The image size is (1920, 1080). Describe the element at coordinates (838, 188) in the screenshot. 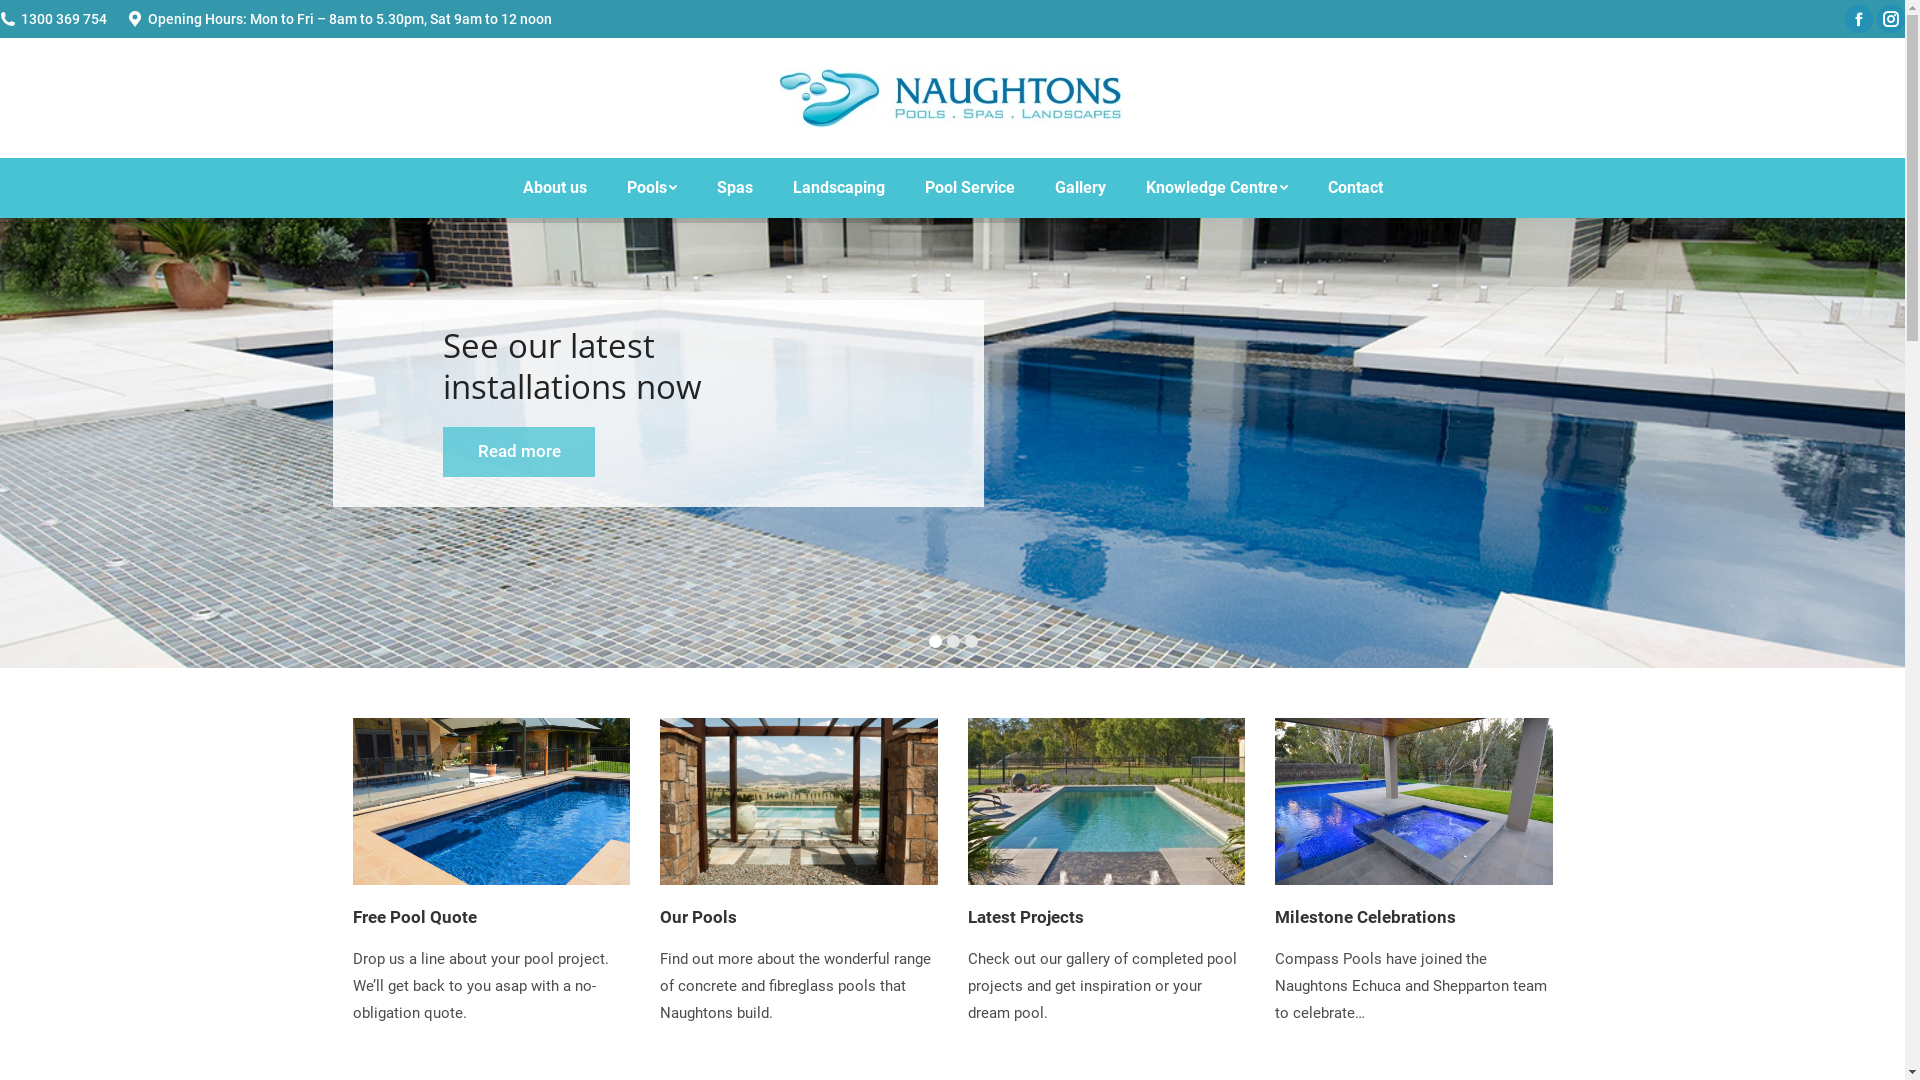

I see `'Landscaping'` at that location.